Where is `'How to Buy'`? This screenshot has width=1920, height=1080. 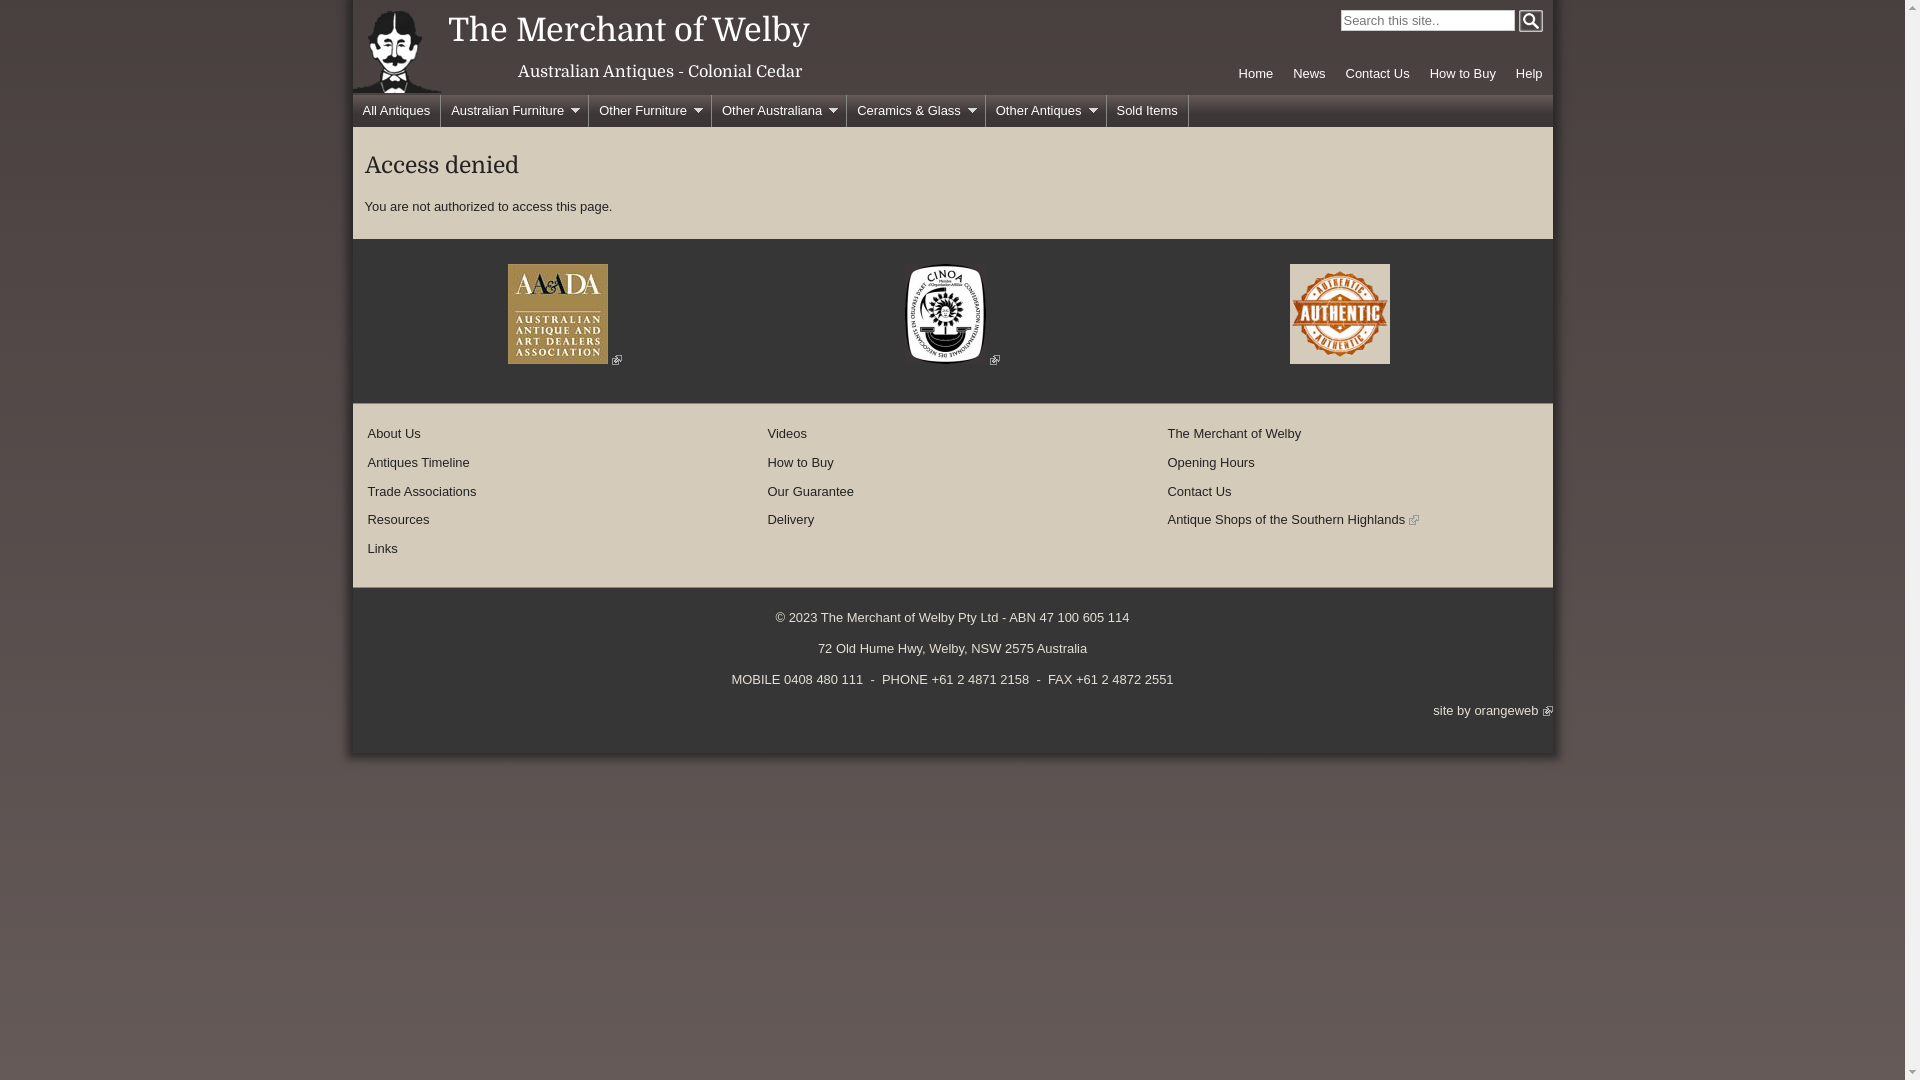
'How to Buy' is located at coordinates (1463, 72).